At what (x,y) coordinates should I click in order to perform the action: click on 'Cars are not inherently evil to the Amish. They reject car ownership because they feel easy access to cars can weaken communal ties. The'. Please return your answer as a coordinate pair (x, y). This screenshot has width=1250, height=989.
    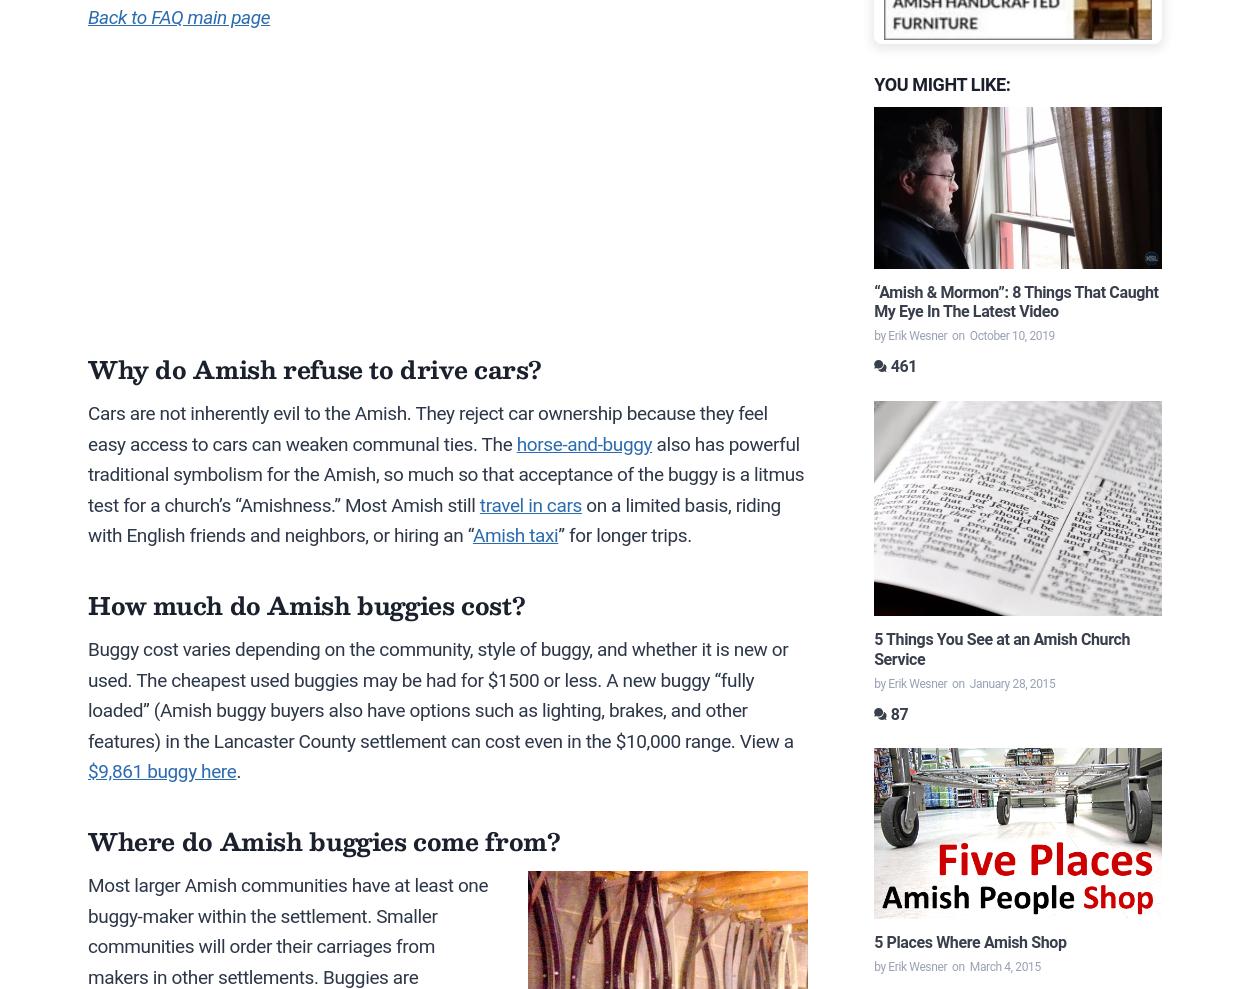
    Looking at the image, I should click on (427, 428).